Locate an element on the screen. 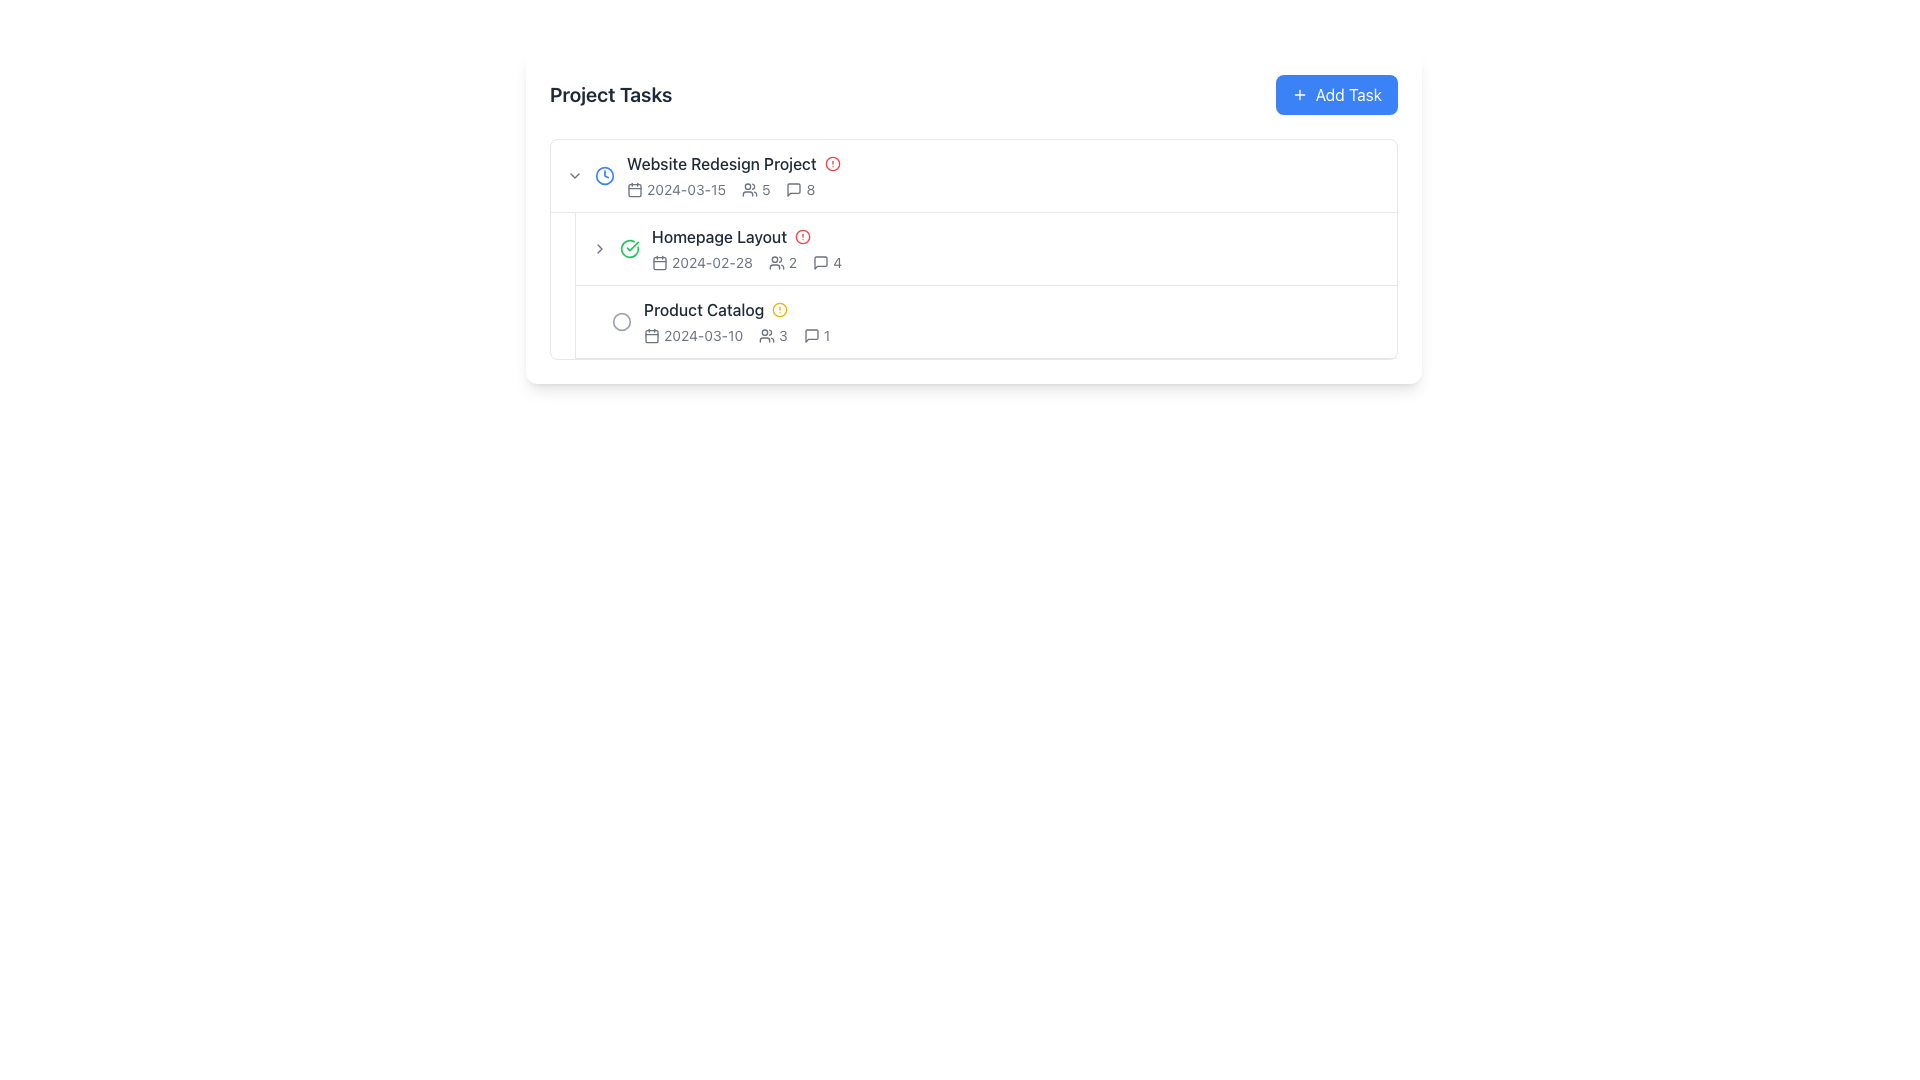 Image resolution: width=1920 pixels, height=1080 pixels. the calendar icon located to the left of the date text '2024-02-28', which is part of the second item in the vertical list under 'Project Tasks' is located at coordinates (660, 261).